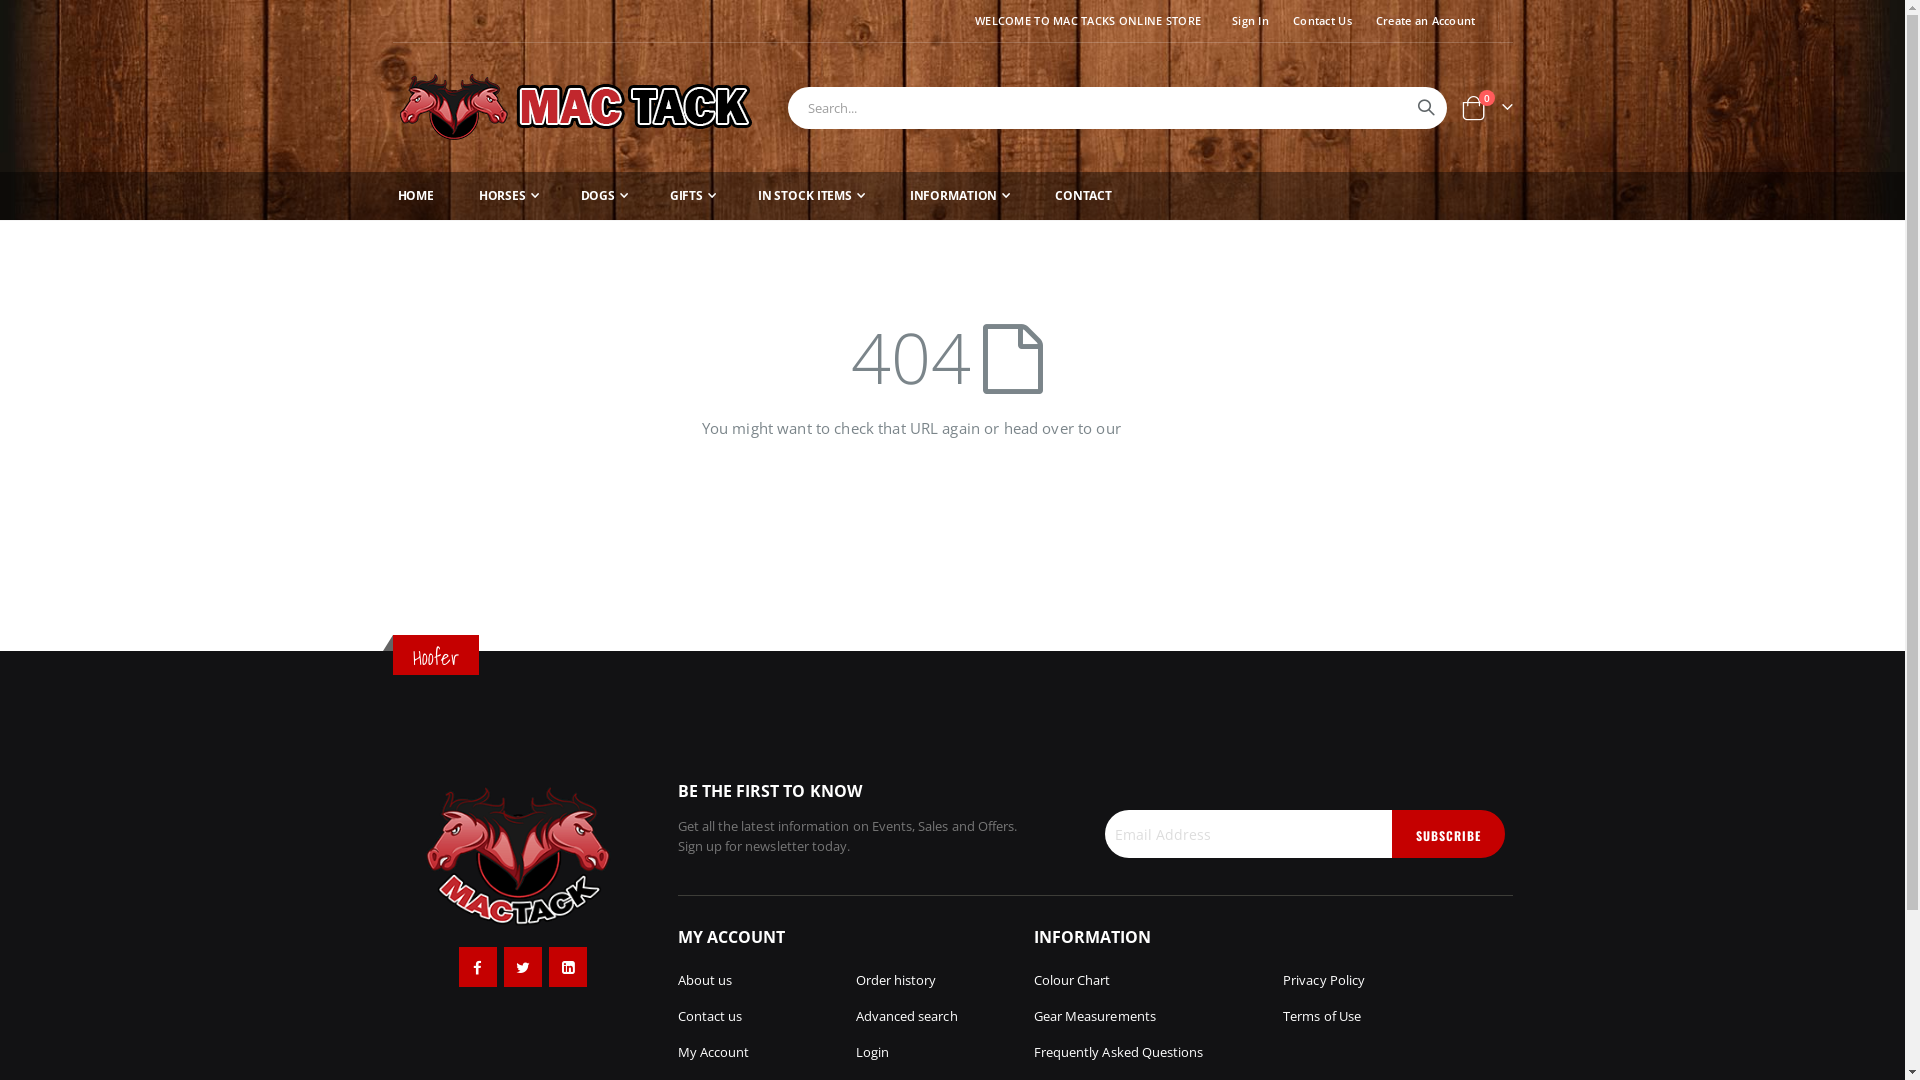 This screenshot has width=1920, height=1080. What do you see at coordinates (1117, 1051) in the screenshot?
I see `'Frequently Asked Questions'` at bounding box center [1117, 1051].